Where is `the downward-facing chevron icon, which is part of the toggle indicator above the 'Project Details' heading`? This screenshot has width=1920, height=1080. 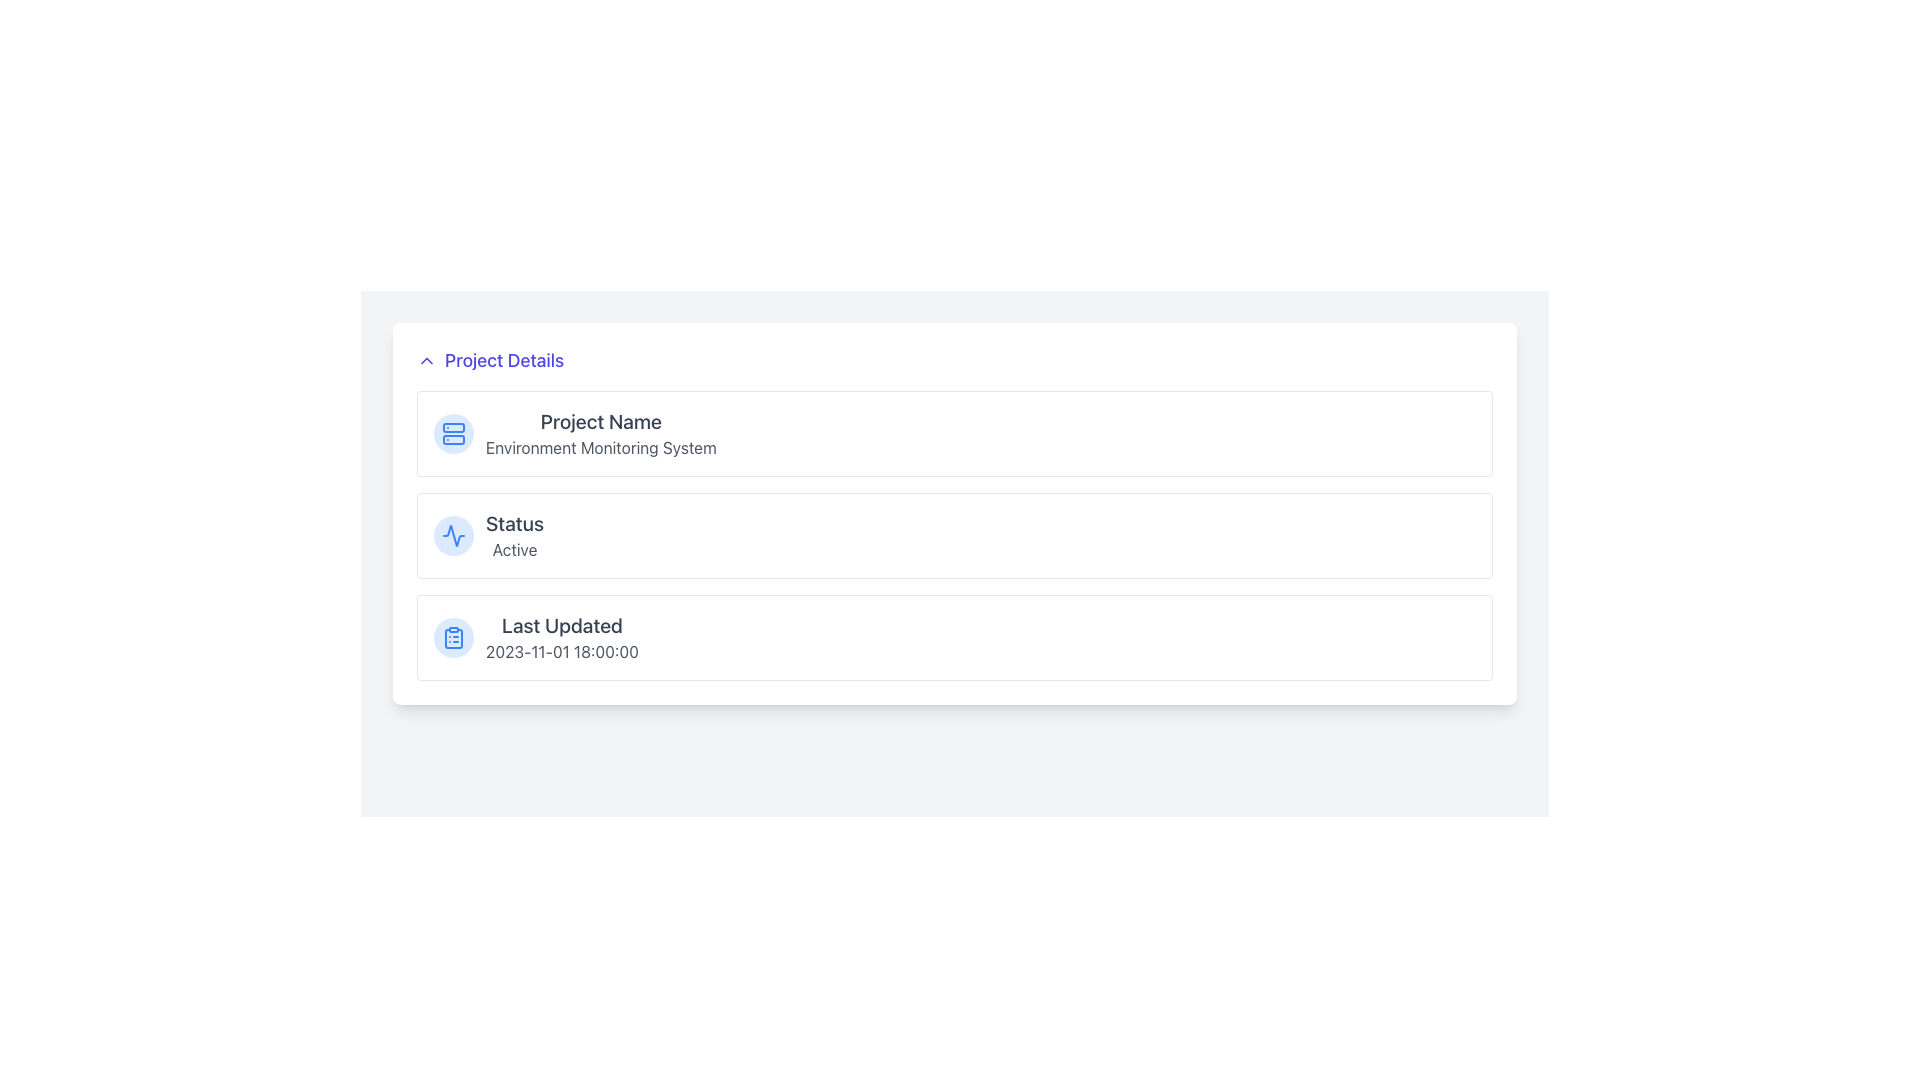
the downward-facing chevron icon, which is part of the toggle indicator above the 'Project Details' heading is located at coordinates (426, 361).